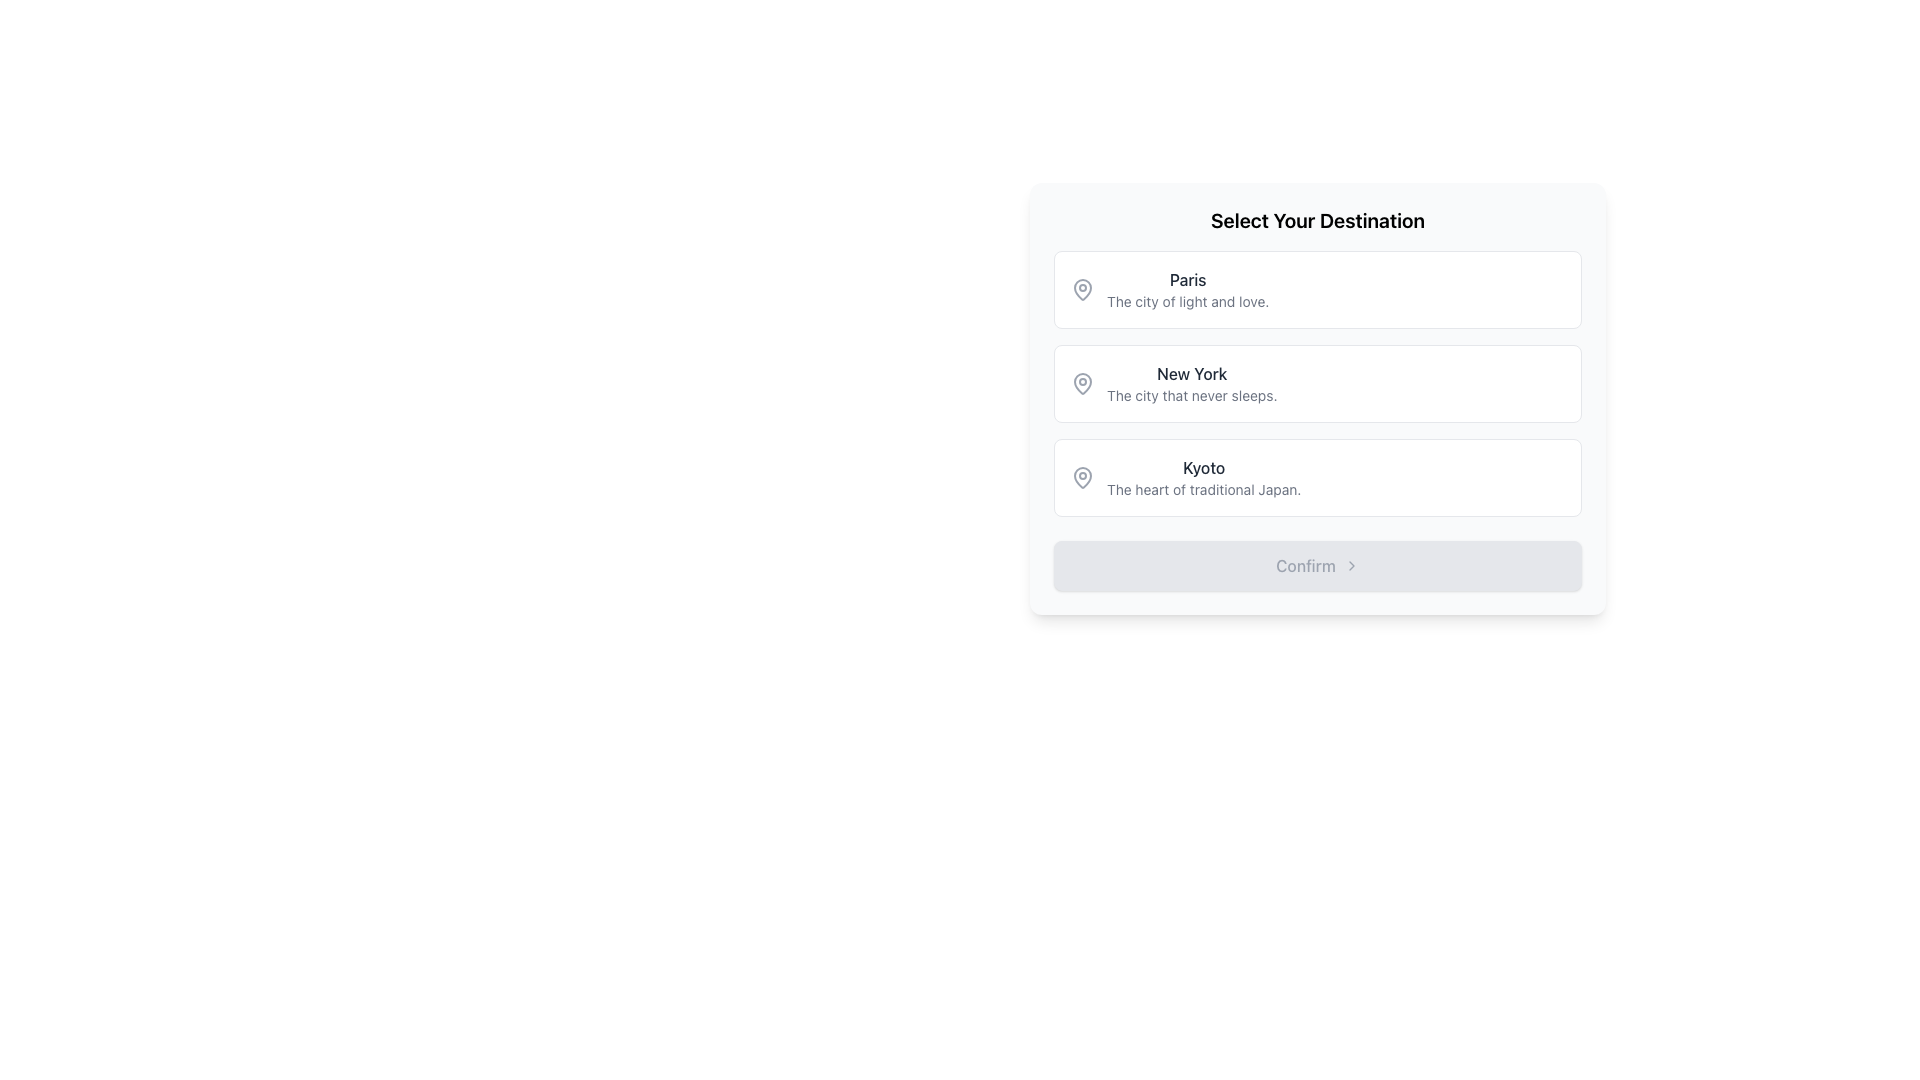 The width and height of the screenshot is (1920, 1080). I want to click on the location pin icon that is visually styled with a circular base and positioned beside the text 'Paris: The city of light and love', so click(1082, 289).